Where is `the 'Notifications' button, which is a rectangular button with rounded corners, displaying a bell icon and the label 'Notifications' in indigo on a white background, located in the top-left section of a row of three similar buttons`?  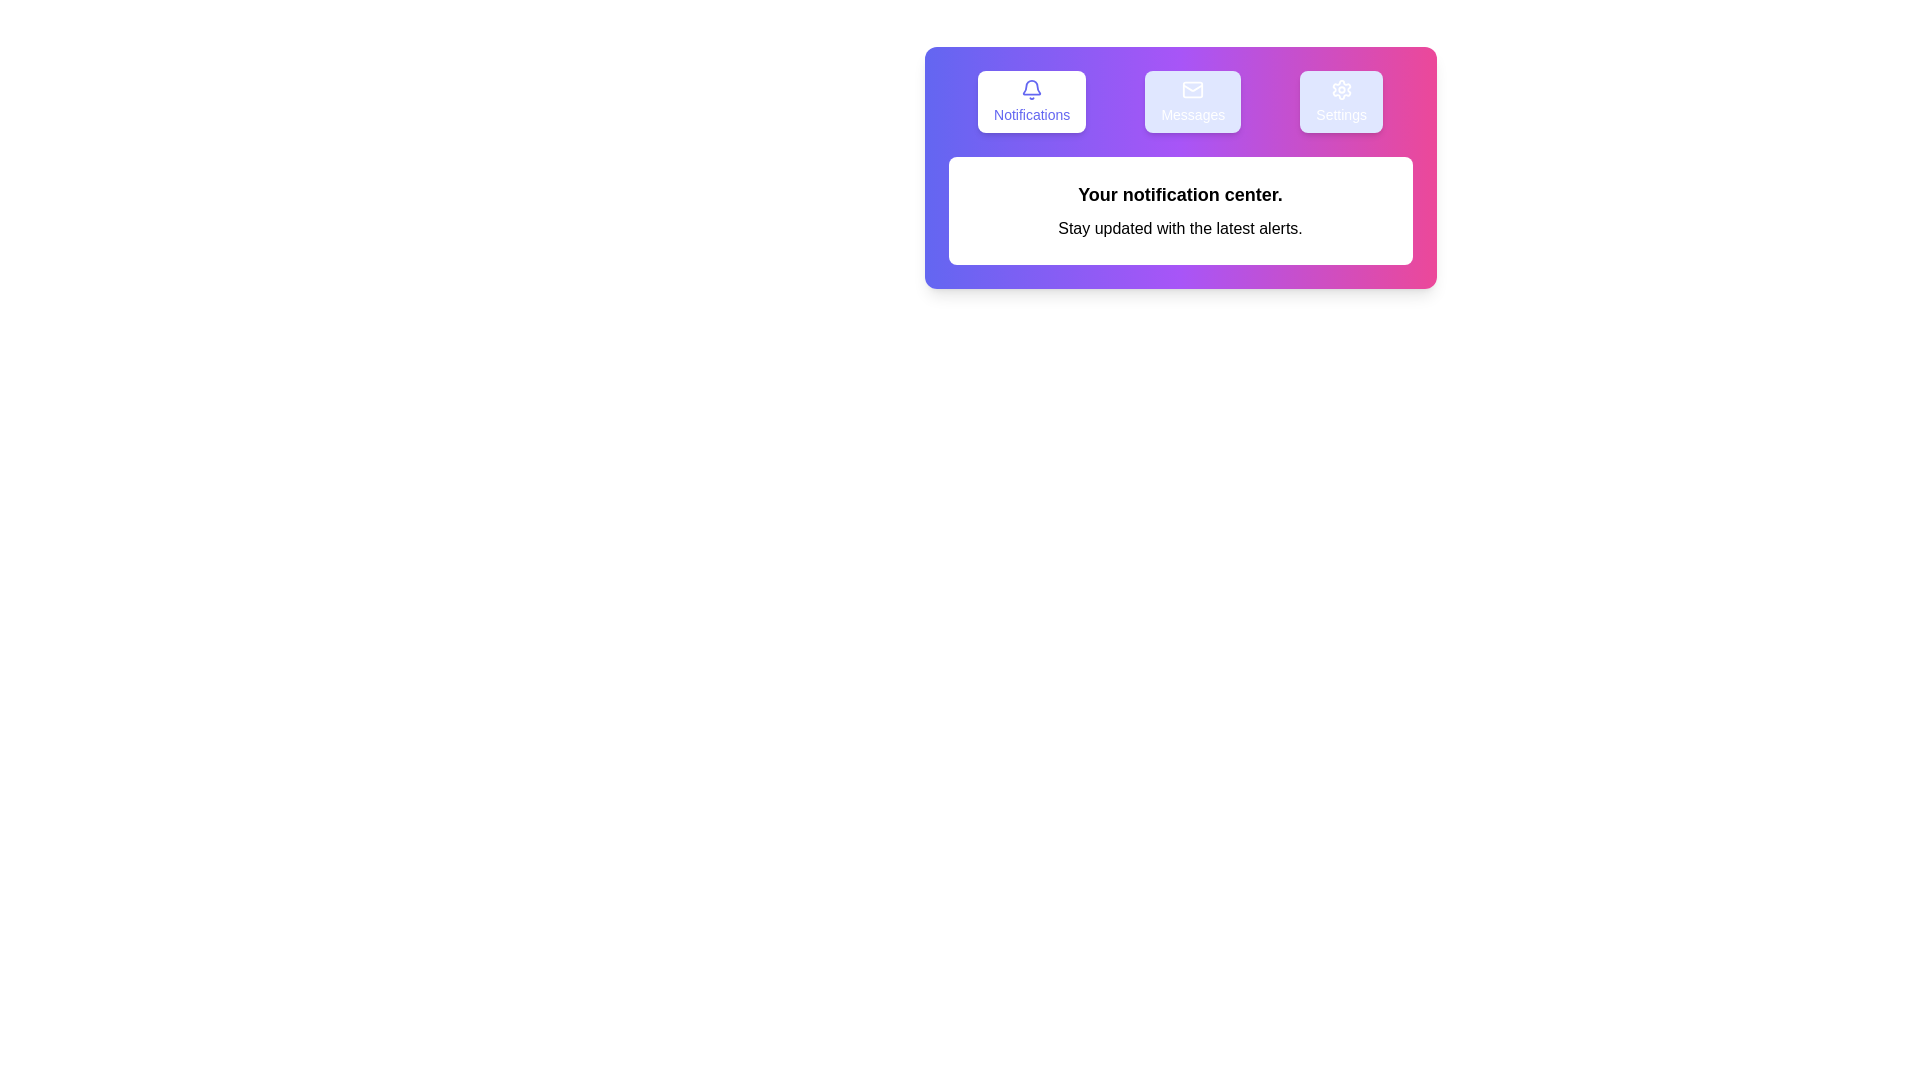
the 'Notifications' button, which is a rectangular button with rounded corners, displaying a bell icon and the label 'Notifications' in indigo on a white background, located in the top-left section of a row of three similar buttons is located at coordinates (1032, 101).